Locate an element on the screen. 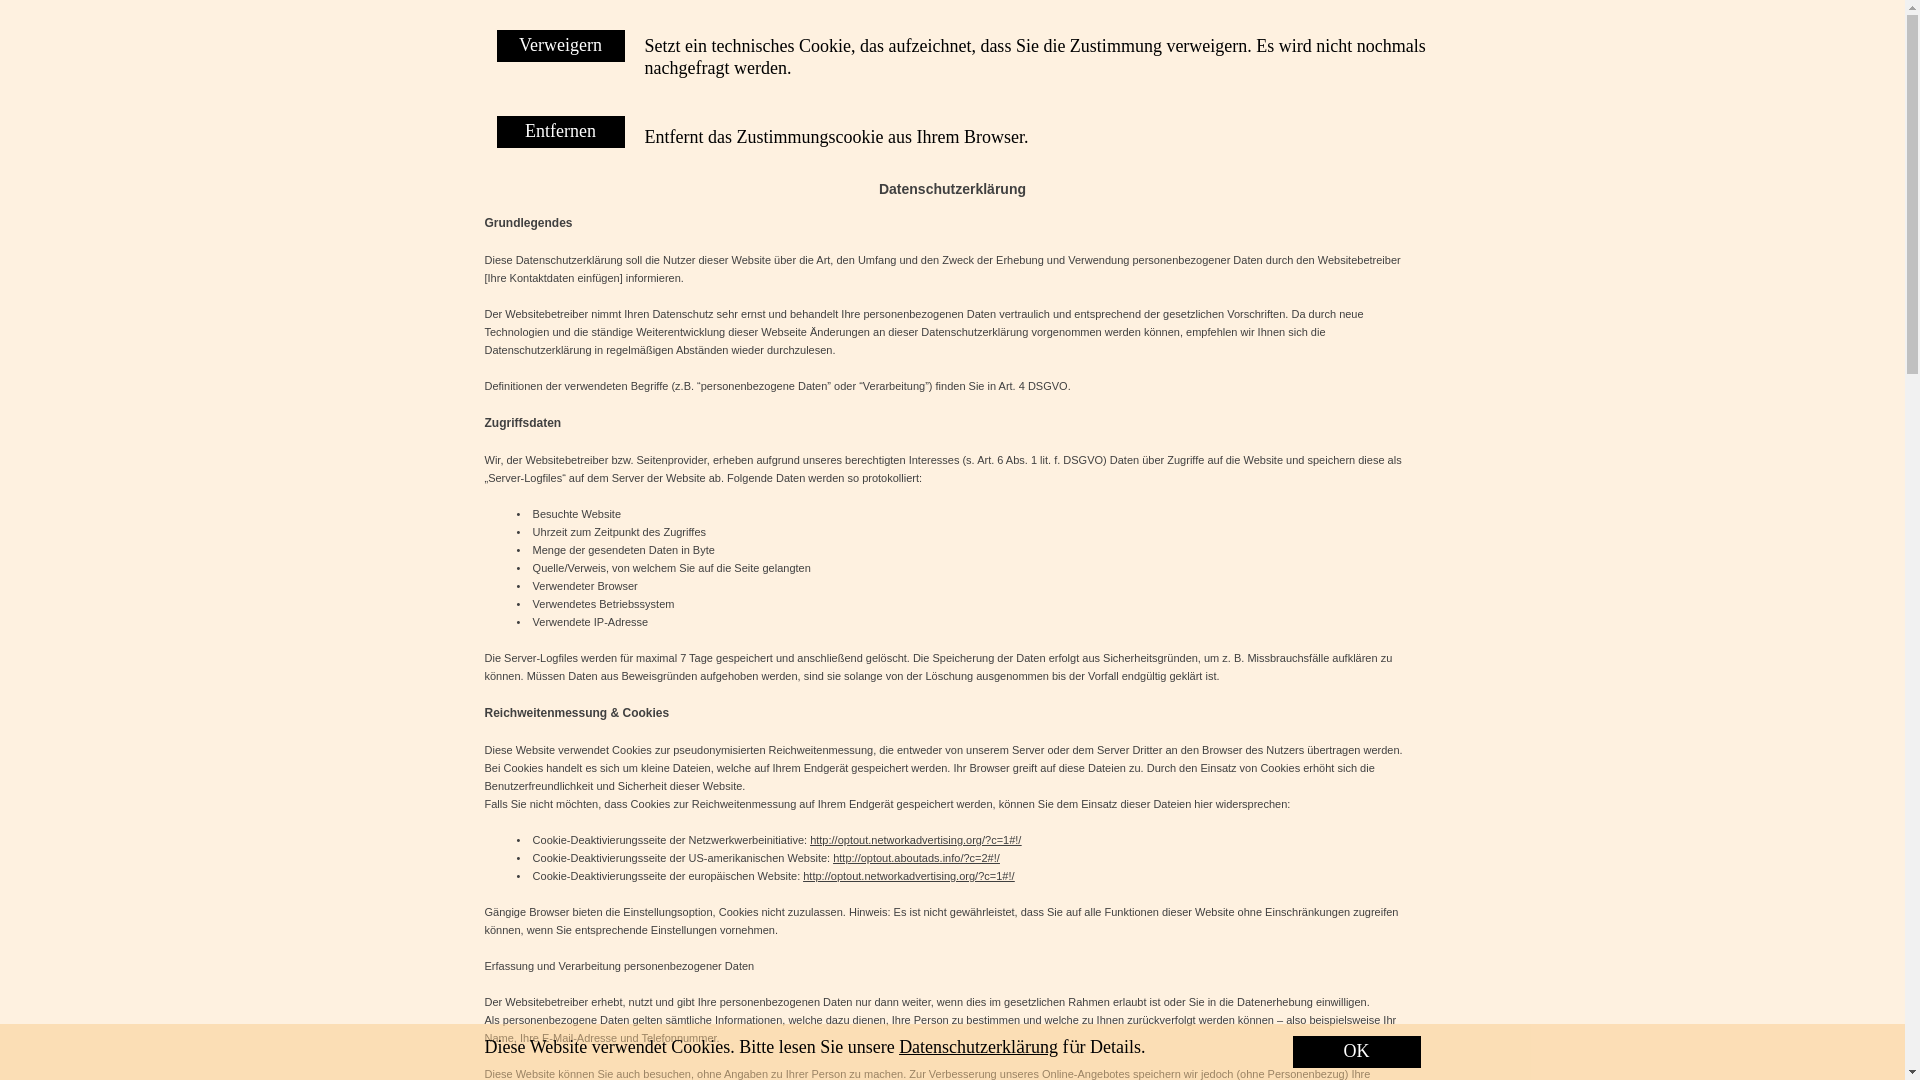 Image resolution: width=1920 pixels, height=1080 pixels. 'http://optout.aboutads.info/?c=2#!/' is located at coordinates (833, 856).